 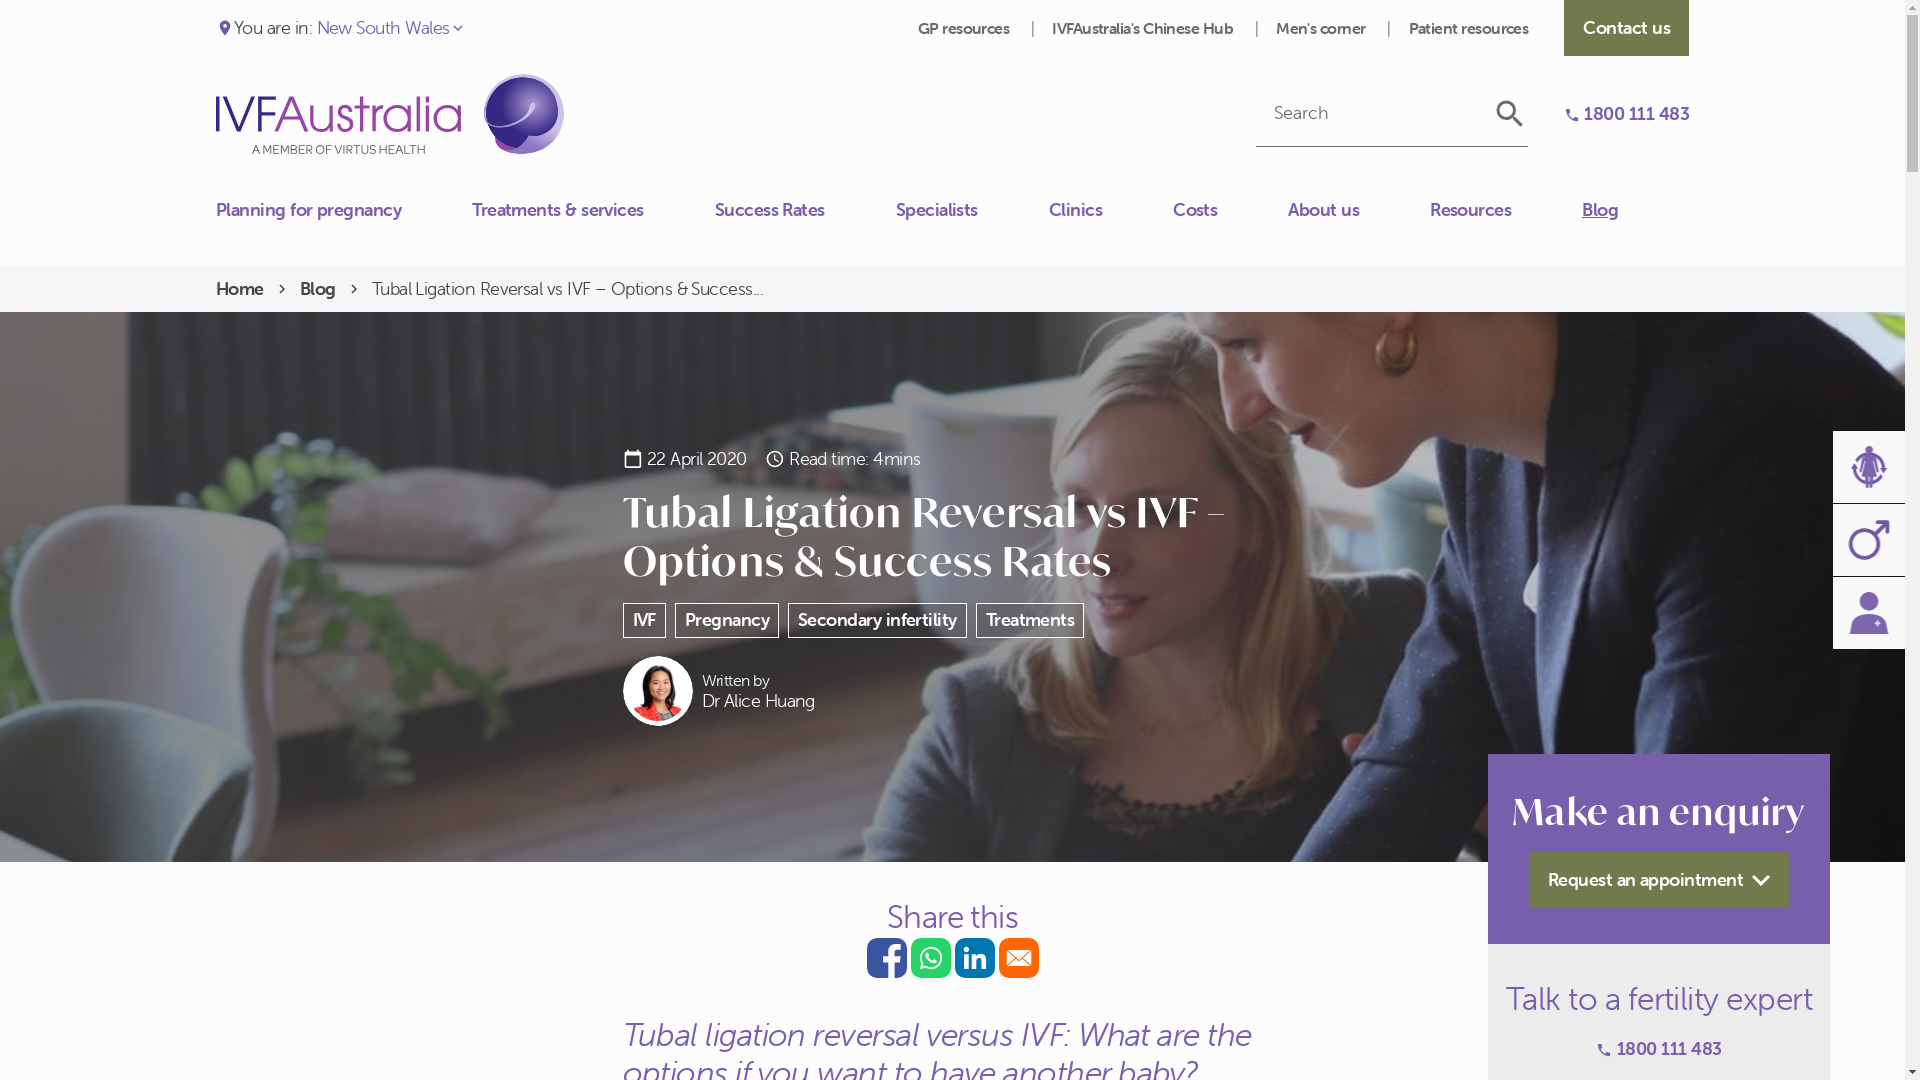 I want to click on 'IVF', so click(x=643, y=619).